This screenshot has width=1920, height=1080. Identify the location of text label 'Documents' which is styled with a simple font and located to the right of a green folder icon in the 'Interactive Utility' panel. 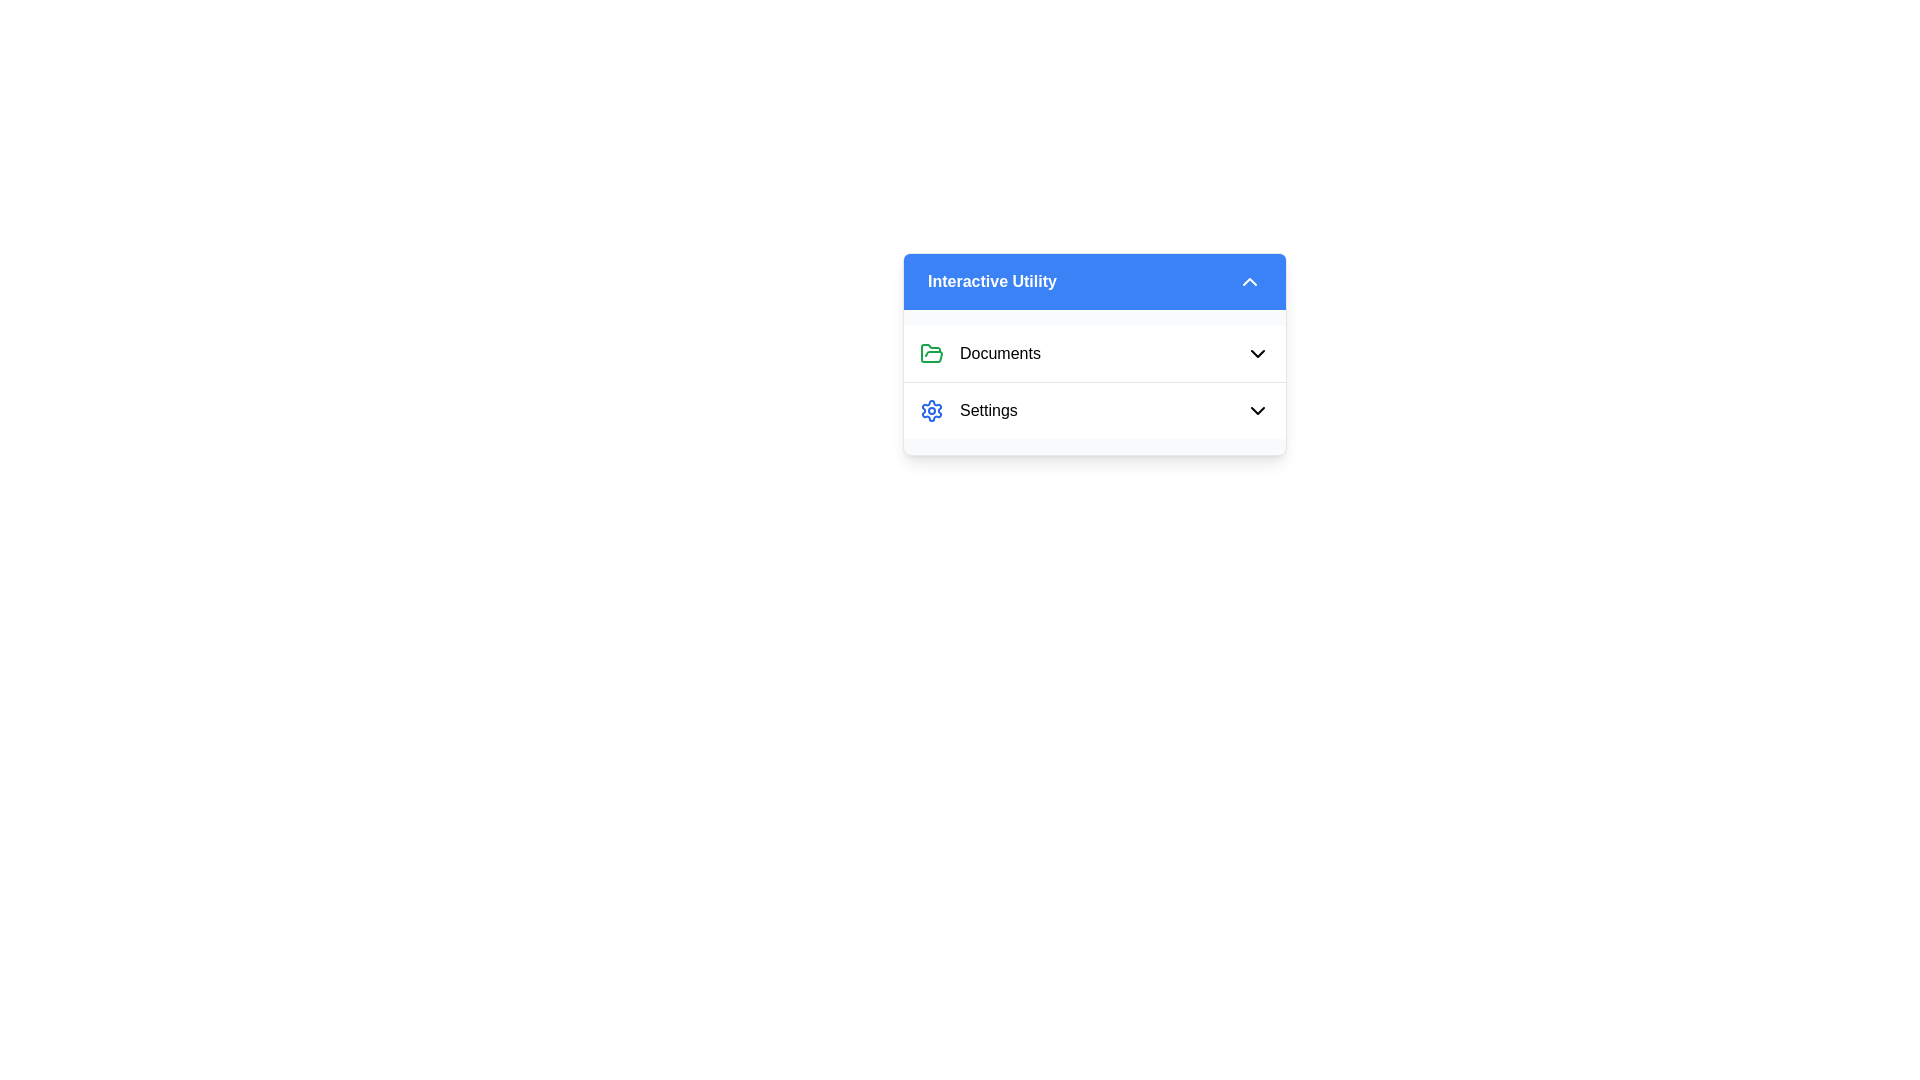
(1000, 353).